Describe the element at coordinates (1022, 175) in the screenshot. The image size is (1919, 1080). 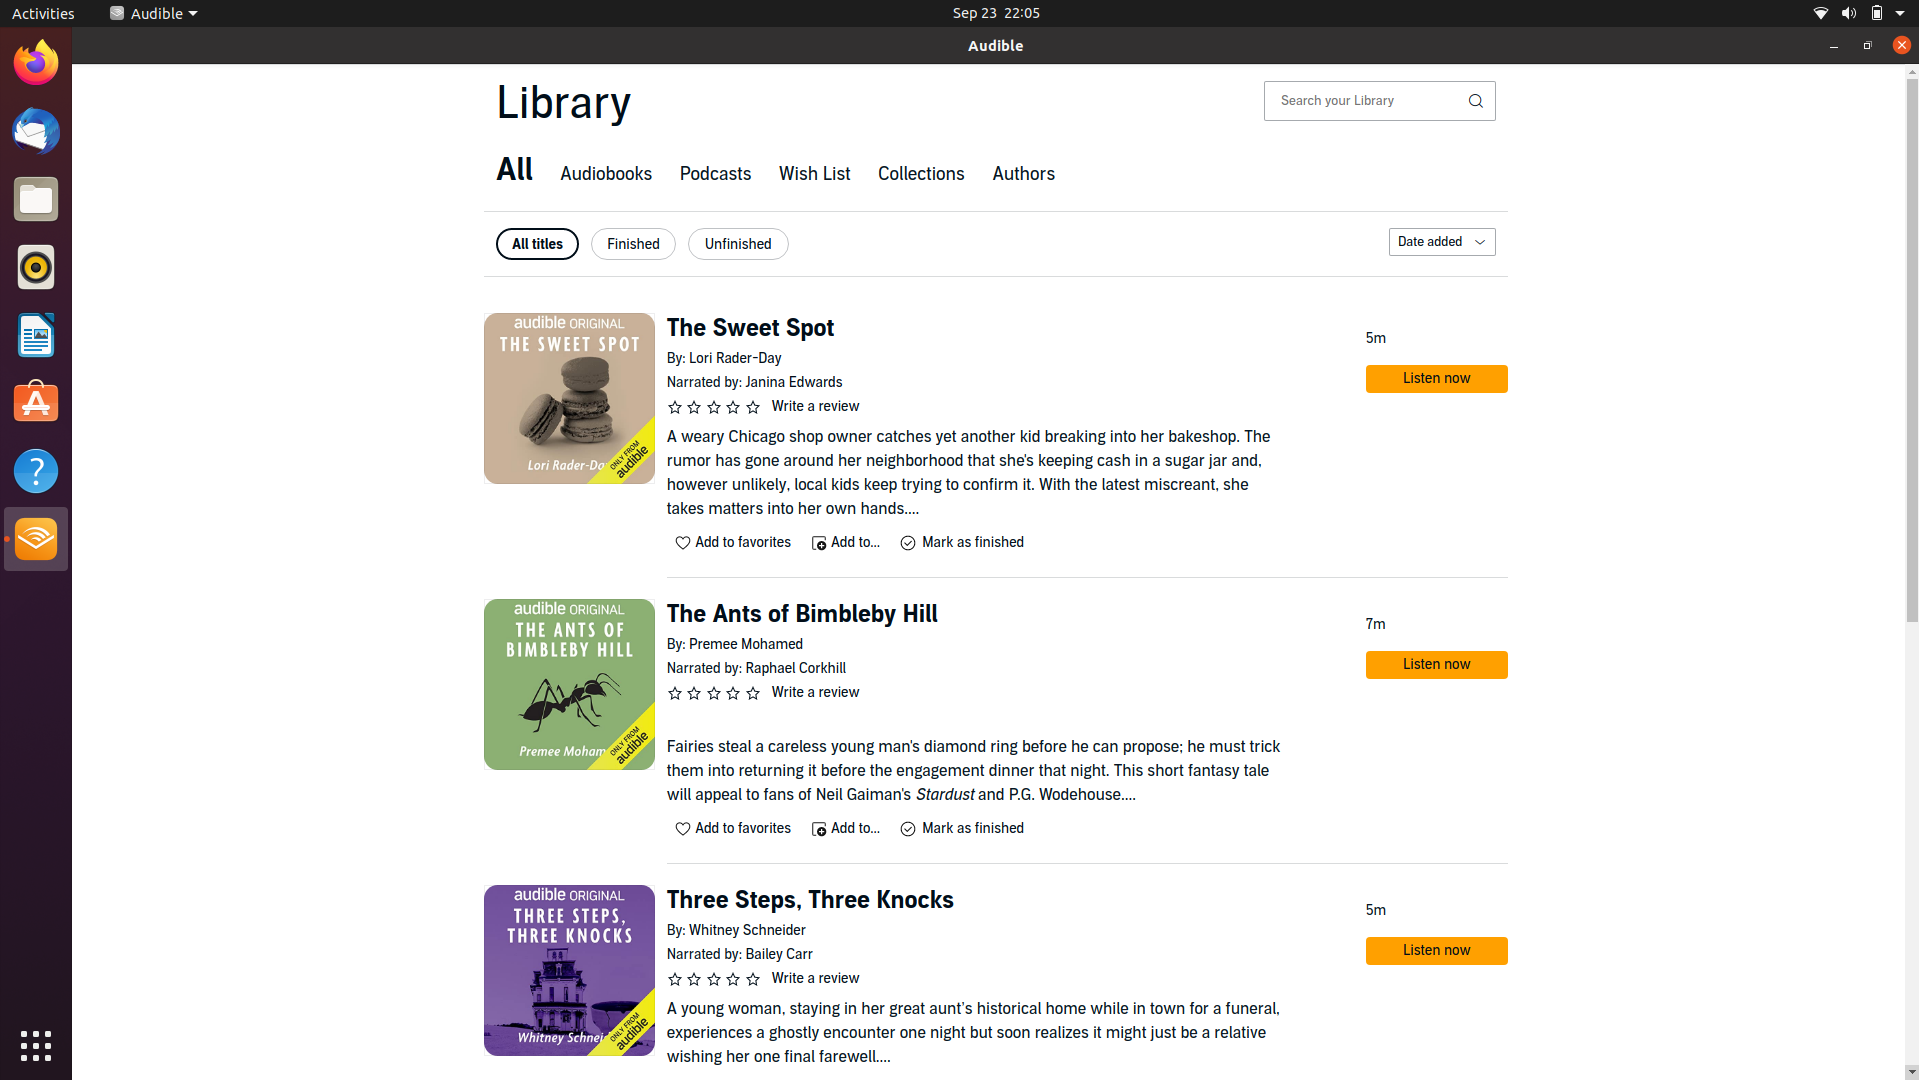
I see `the "Authors" option` at that location.